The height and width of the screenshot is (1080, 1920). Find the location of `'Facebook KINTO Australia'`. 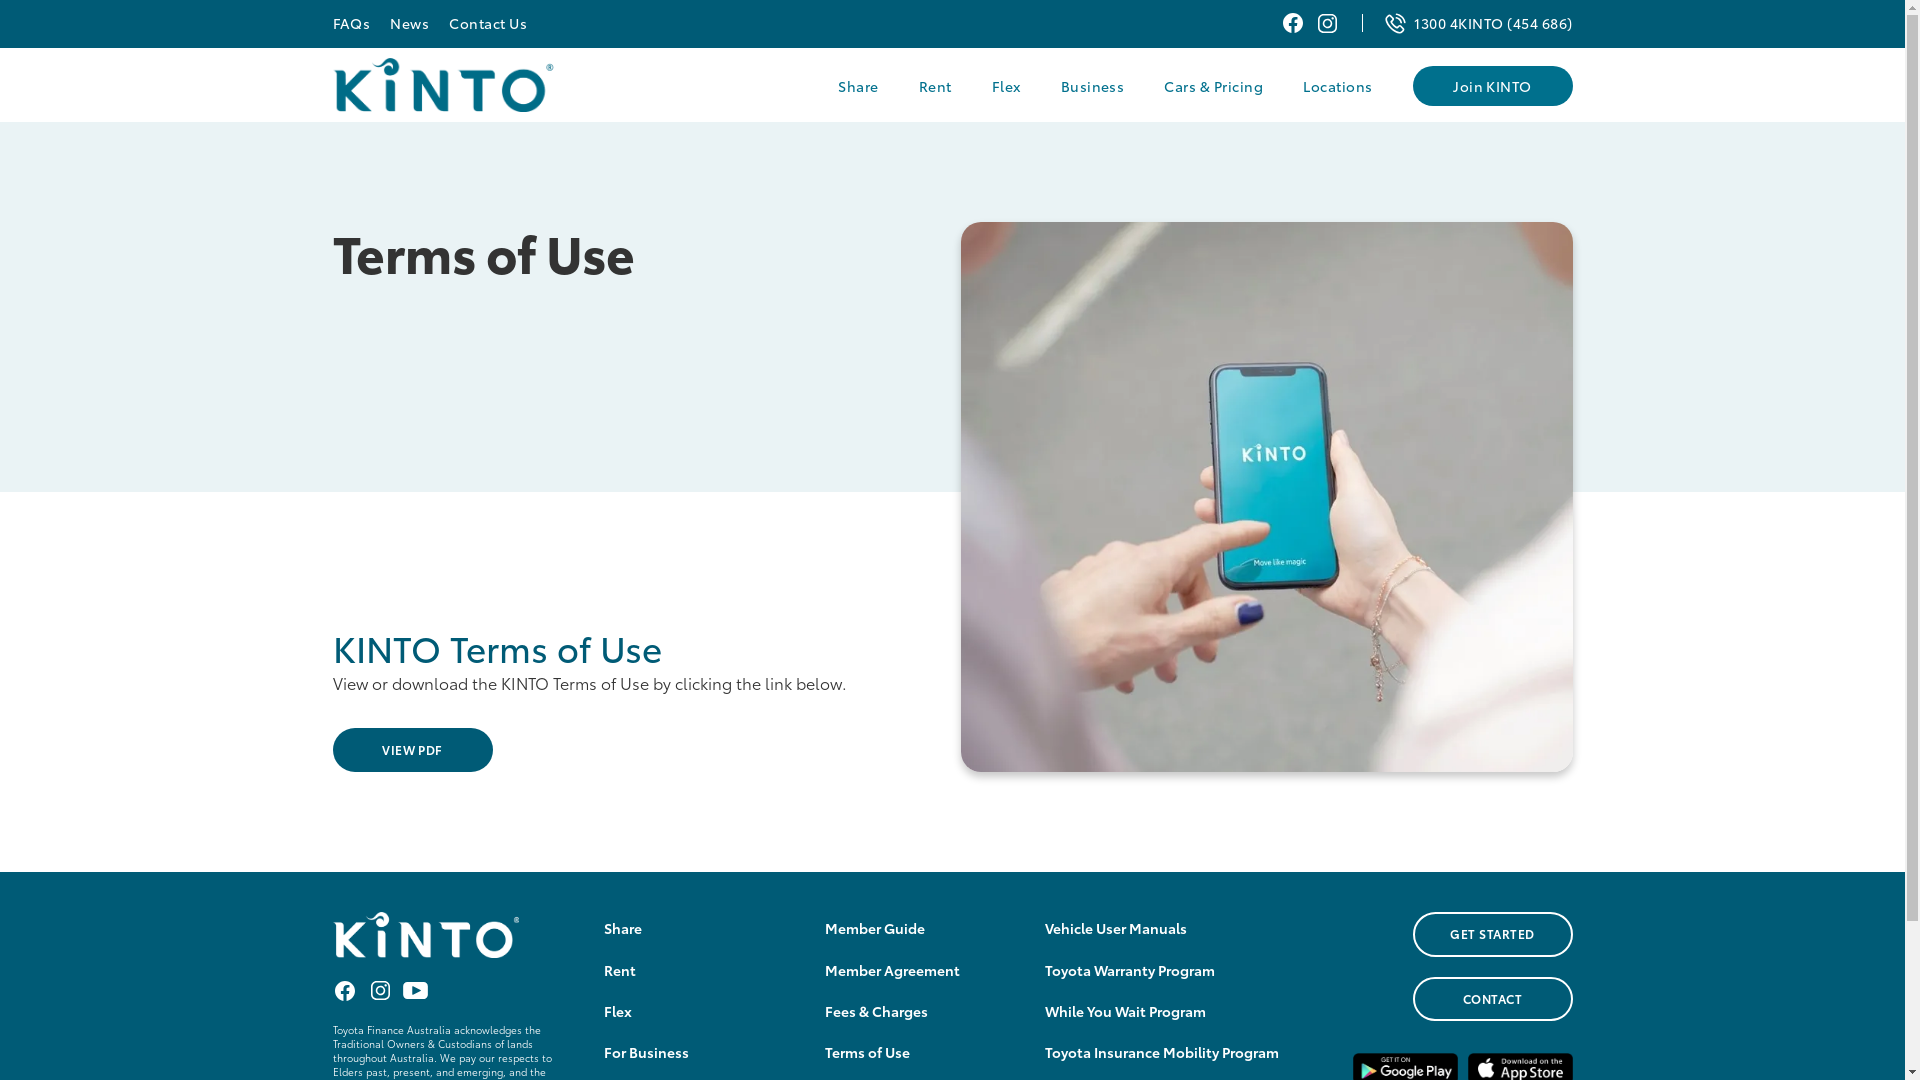

'Facebook KINTO Australia' is located at coordinates (344, 990).